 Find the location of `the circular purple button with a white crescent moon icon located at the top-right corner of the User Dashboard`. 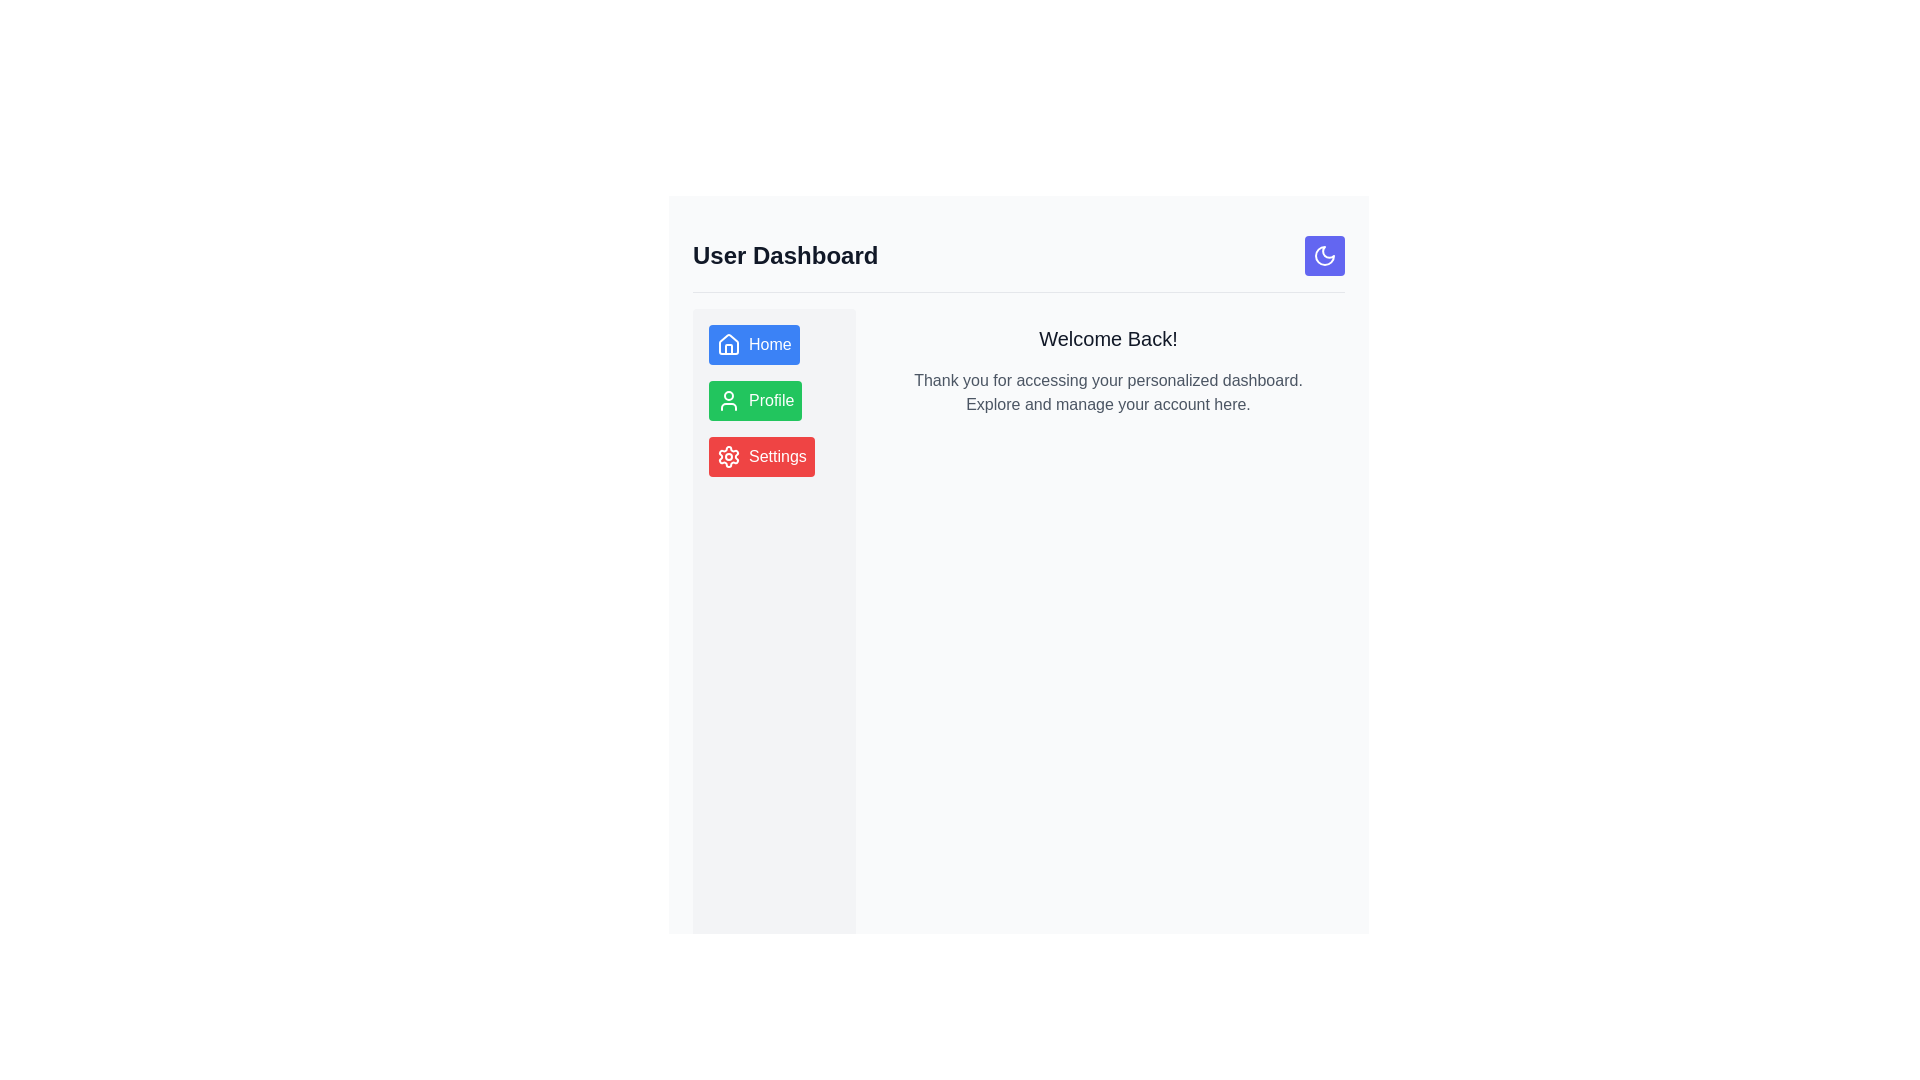

the circular purple button with a white crescent moon icon located at the top-right corner of the User Dashboard is located at coordinates (1324, 254).